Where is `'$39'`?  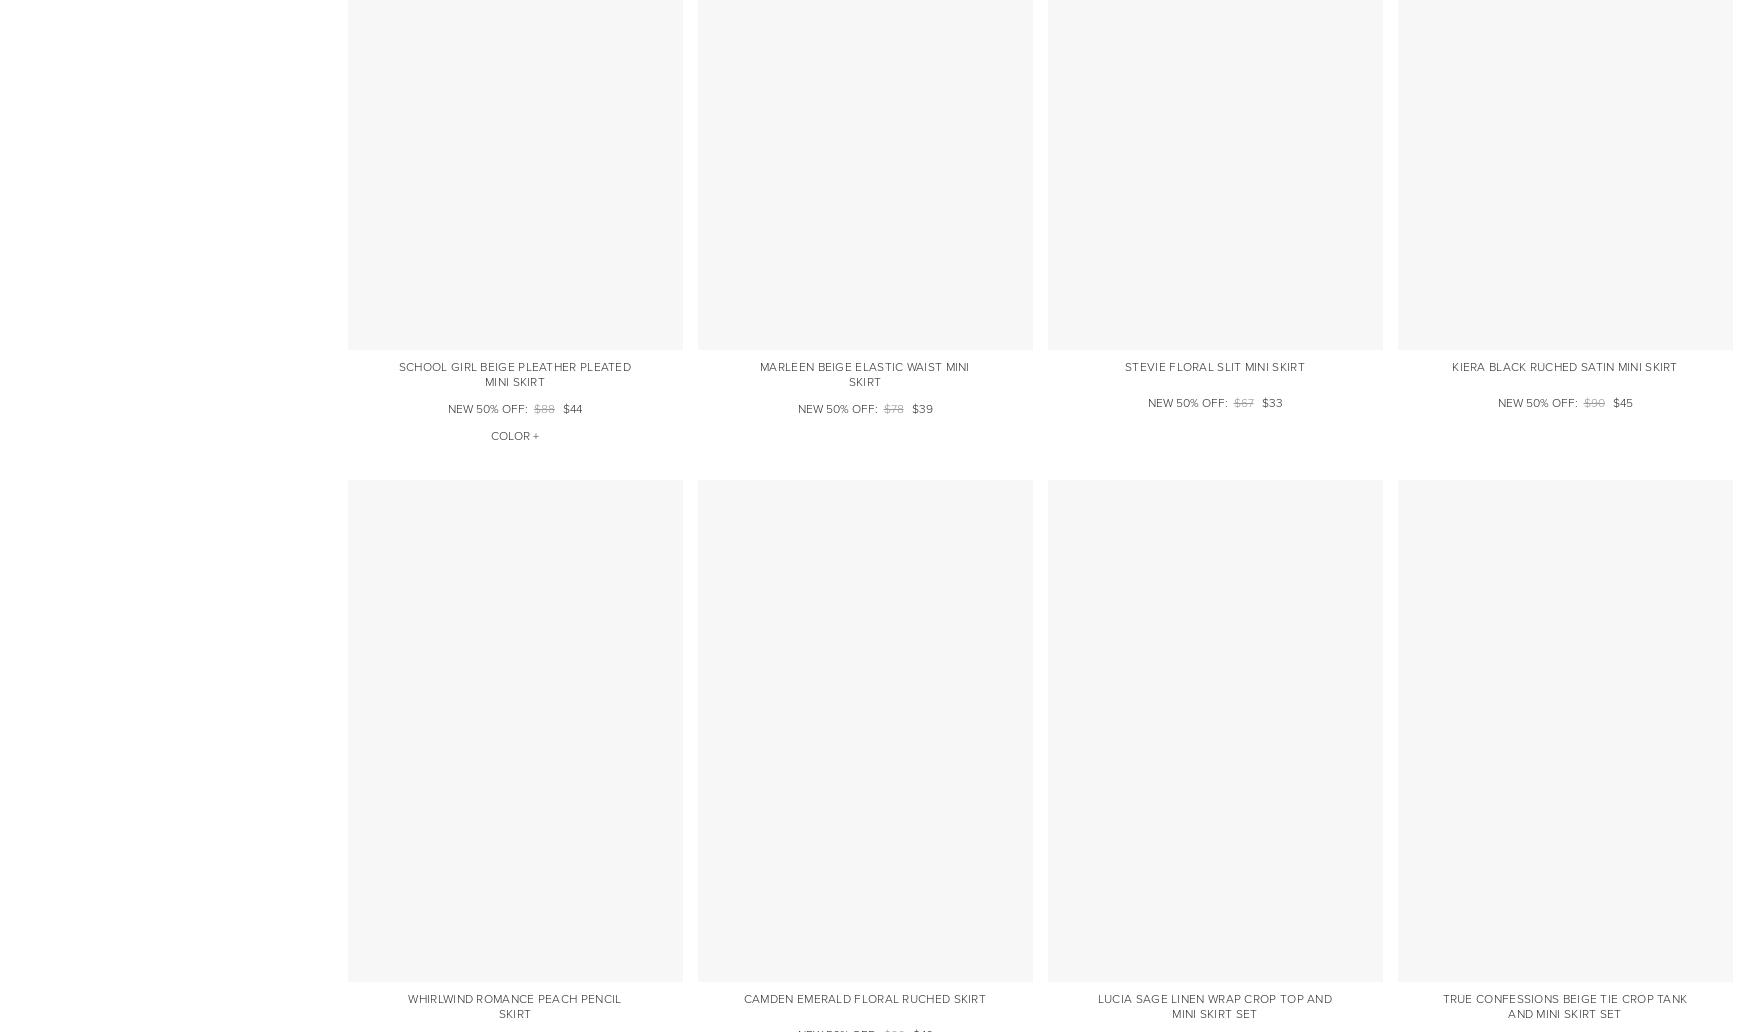
'$39' is located at coordinates (920, 407).